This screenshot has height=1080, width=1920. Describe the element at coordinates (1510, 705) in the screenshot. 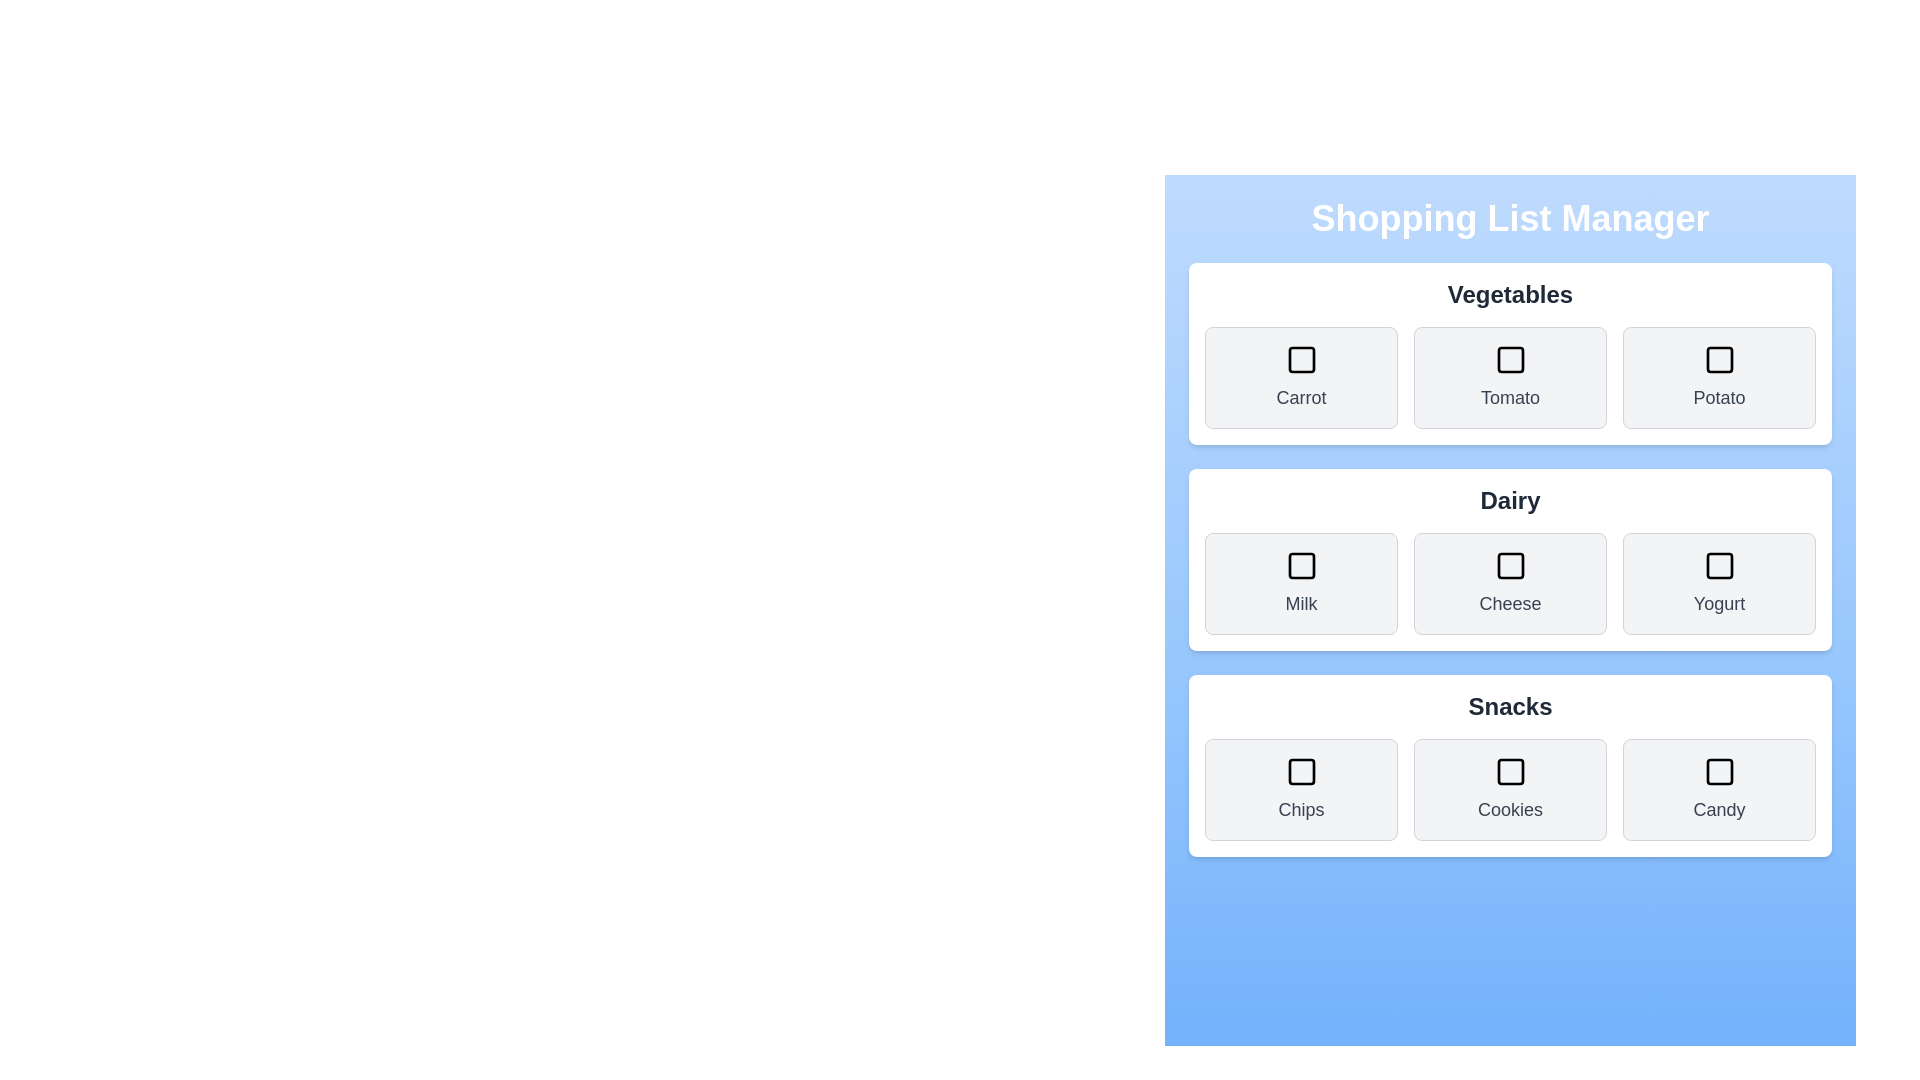

I see `the category title of the section Snacks` at that location.